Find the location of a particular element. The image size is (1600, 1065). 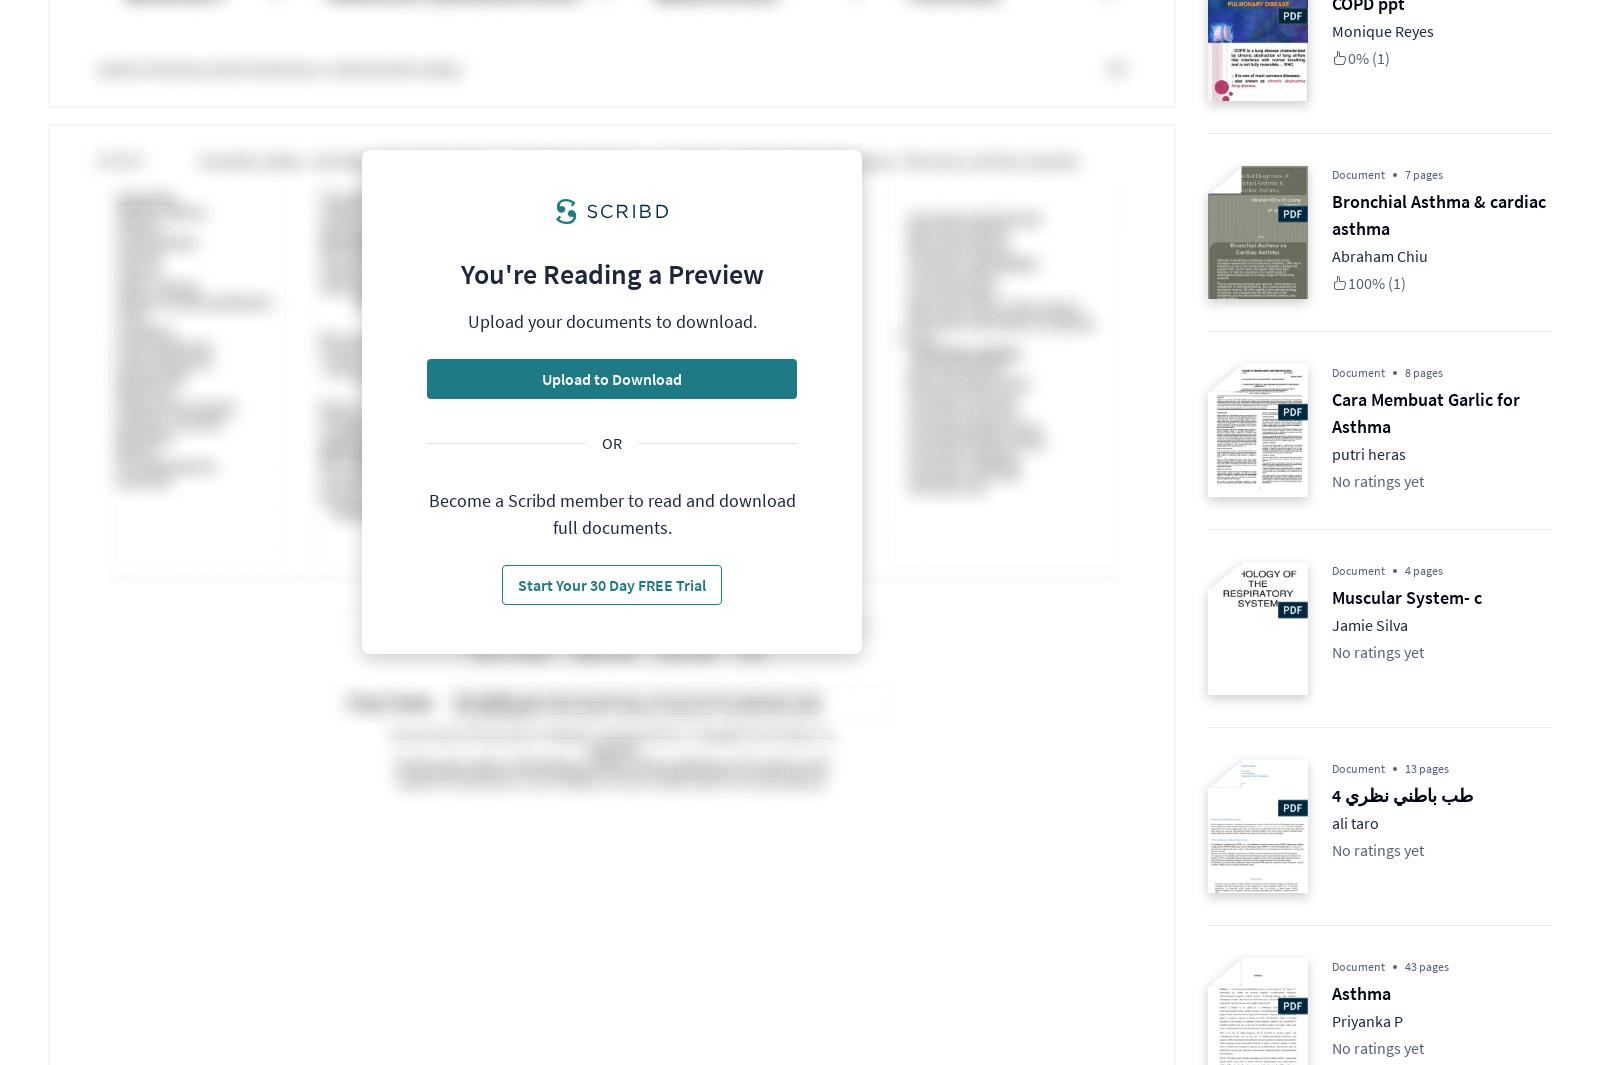

'Cara Membuat Garlic for Asthma' is located at coordinates (1425, 412).